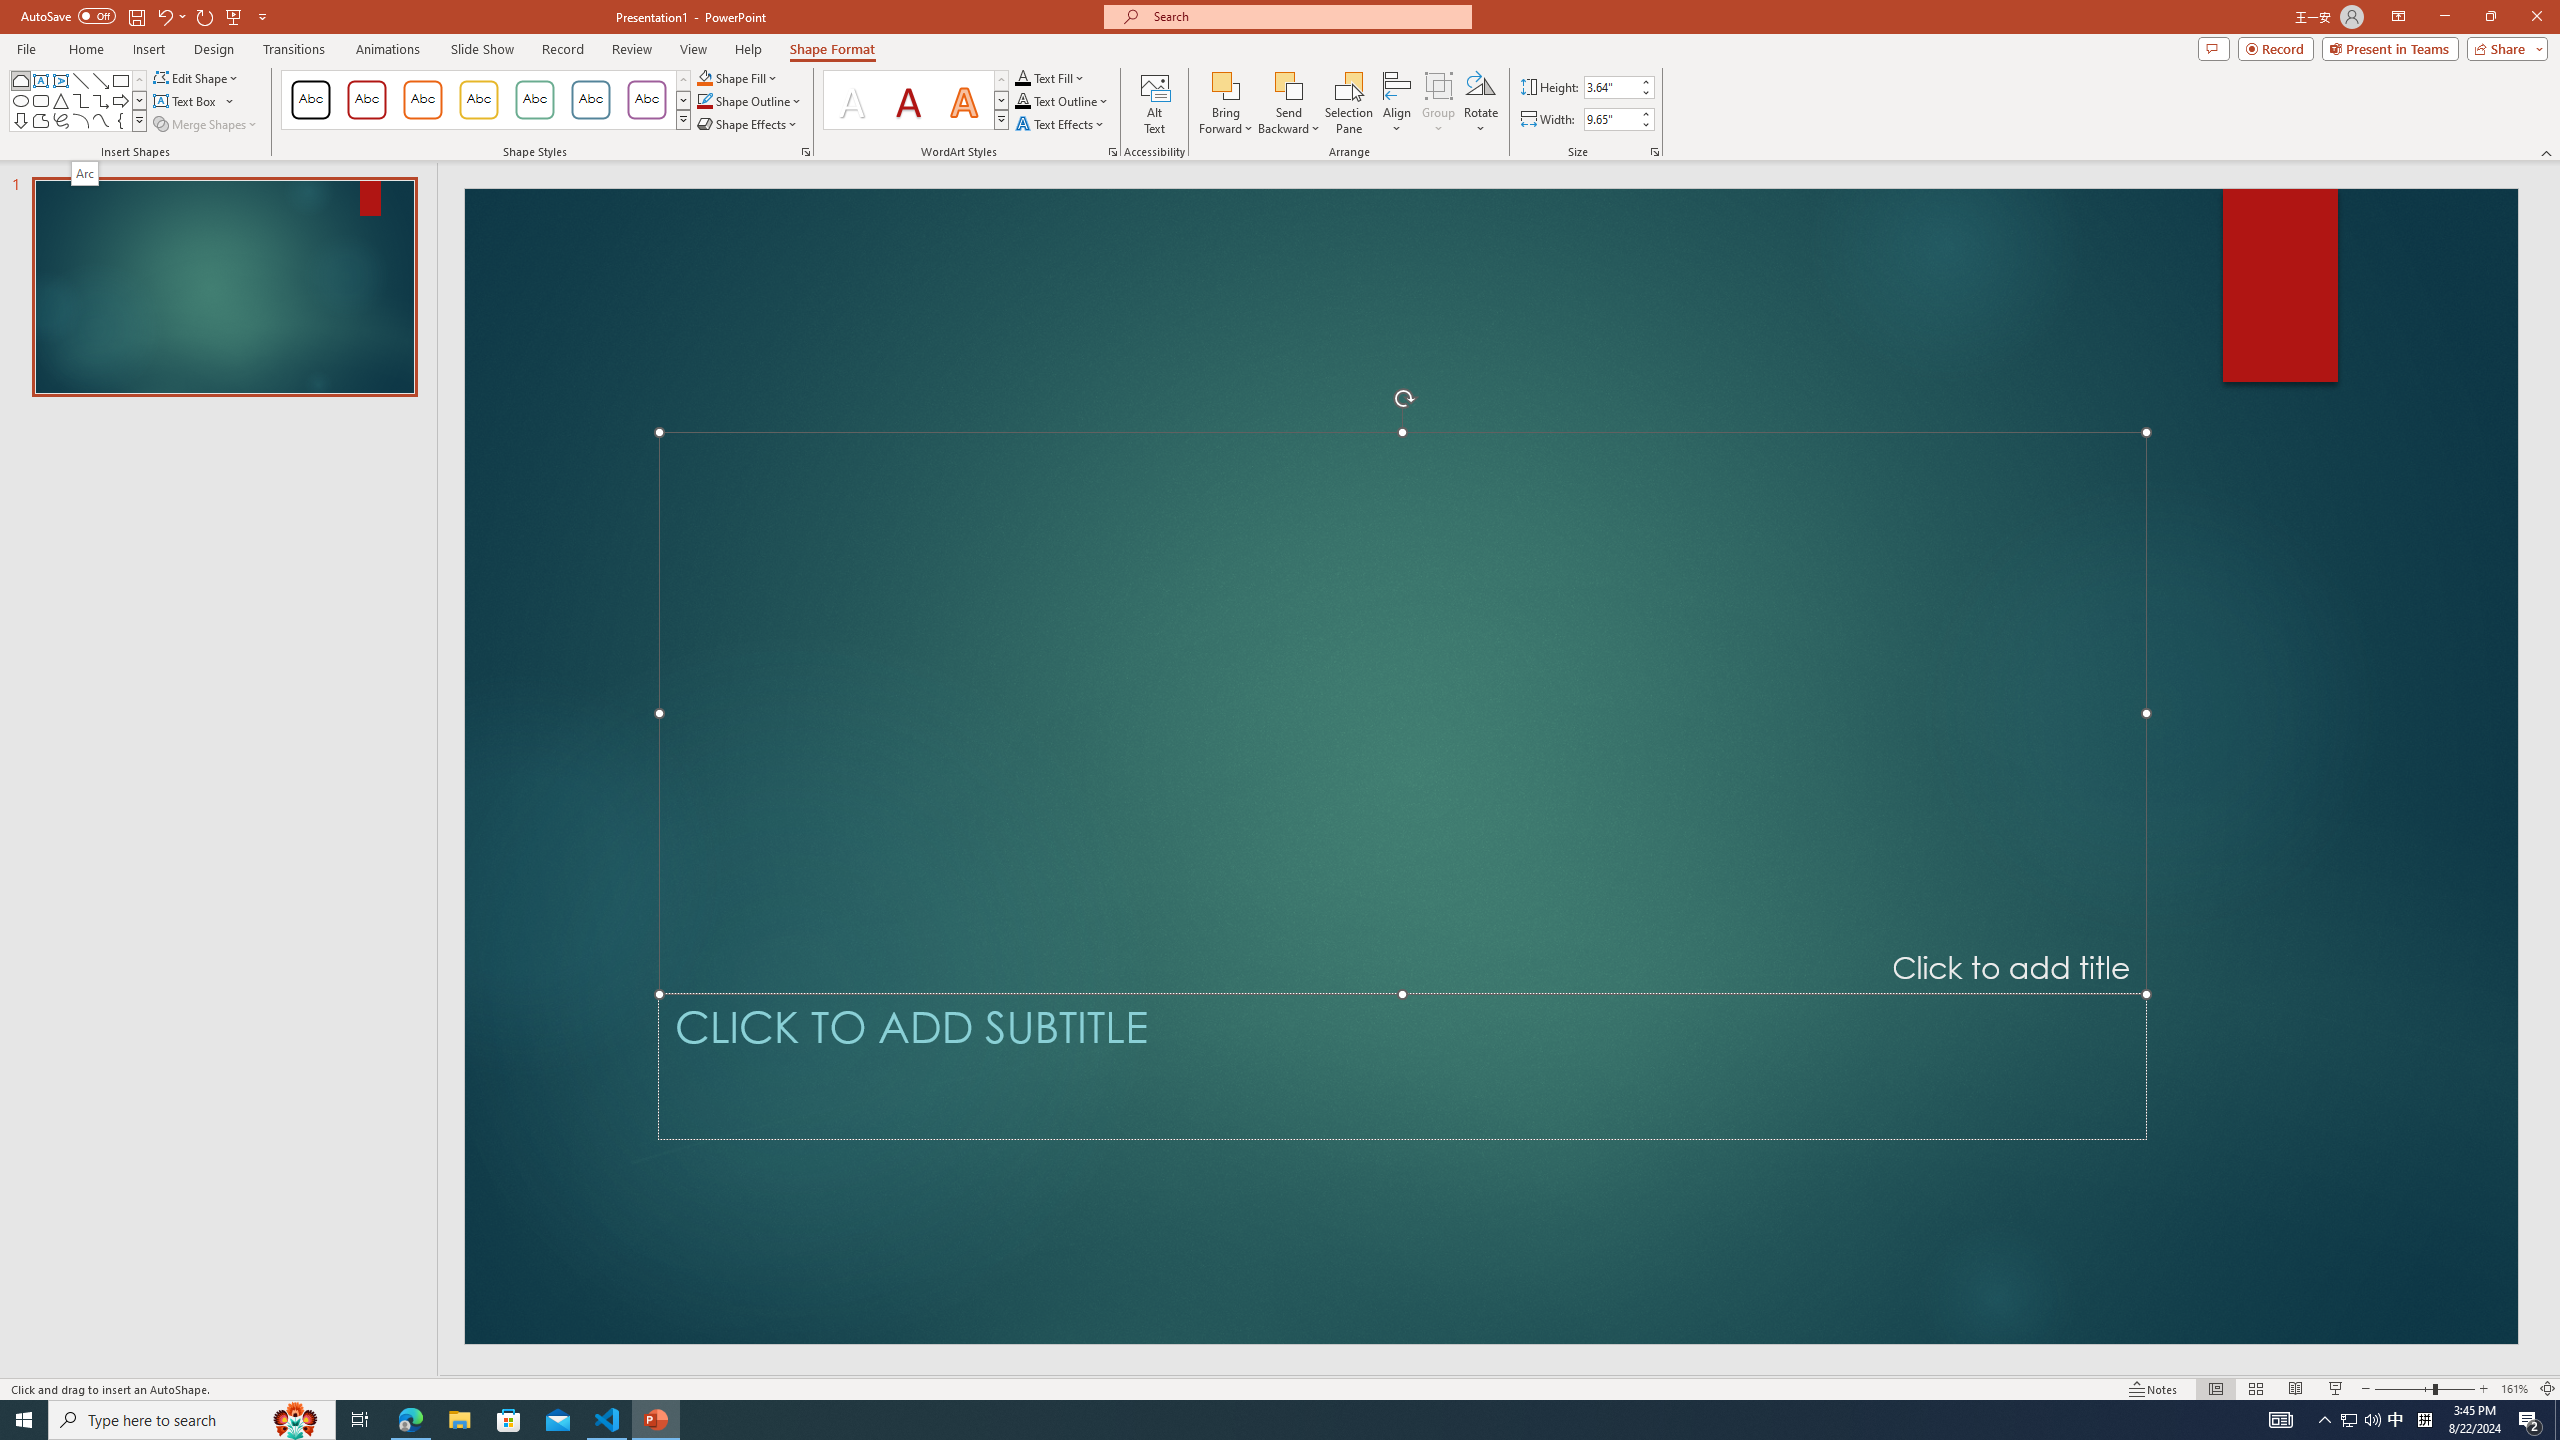  Describe the element at coordinates (851, 99) in the screenshot. I see `'Fill: White, Text color 1; Shadow'` at that location.